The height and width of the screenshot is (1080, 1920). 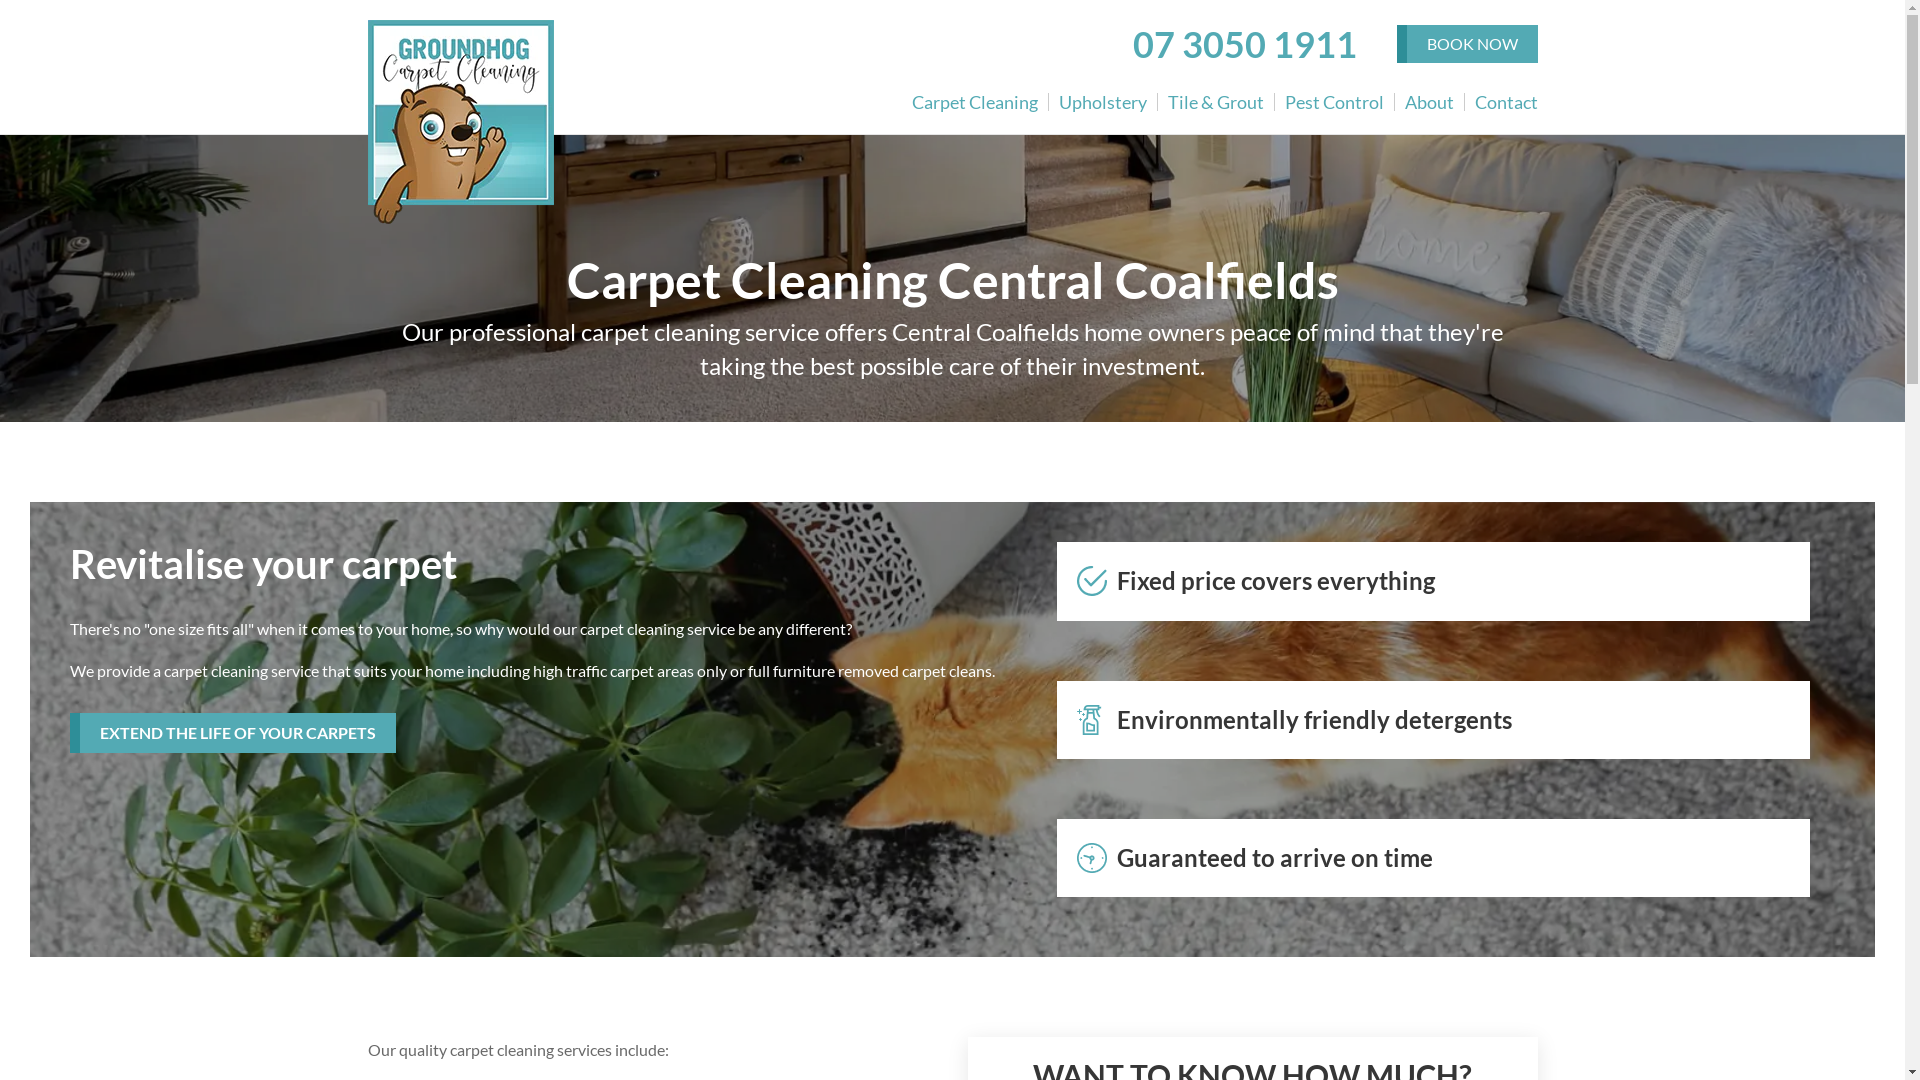 What do you see at coordinates (980, 101) in the screenshot?
I see `'Carpet Cleaning'` at bounding box center [980, 101].